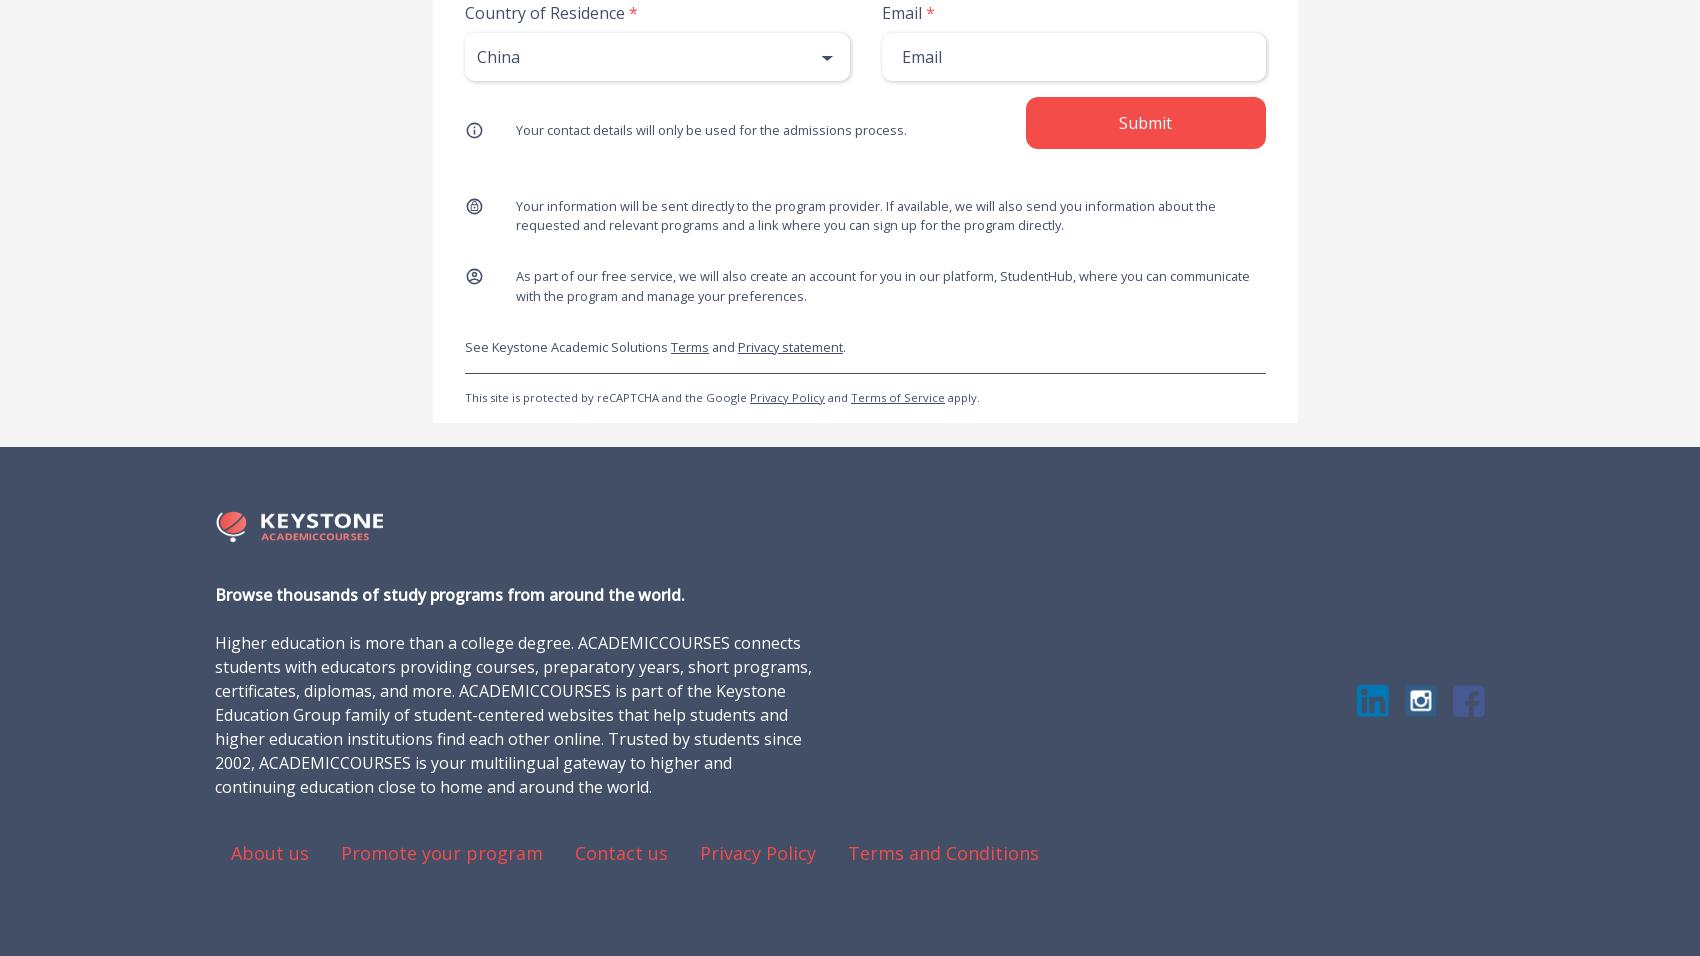  Describe the element at coordinates (544, 12) in the screenshot. I see `'Country of Residence'` at that location.